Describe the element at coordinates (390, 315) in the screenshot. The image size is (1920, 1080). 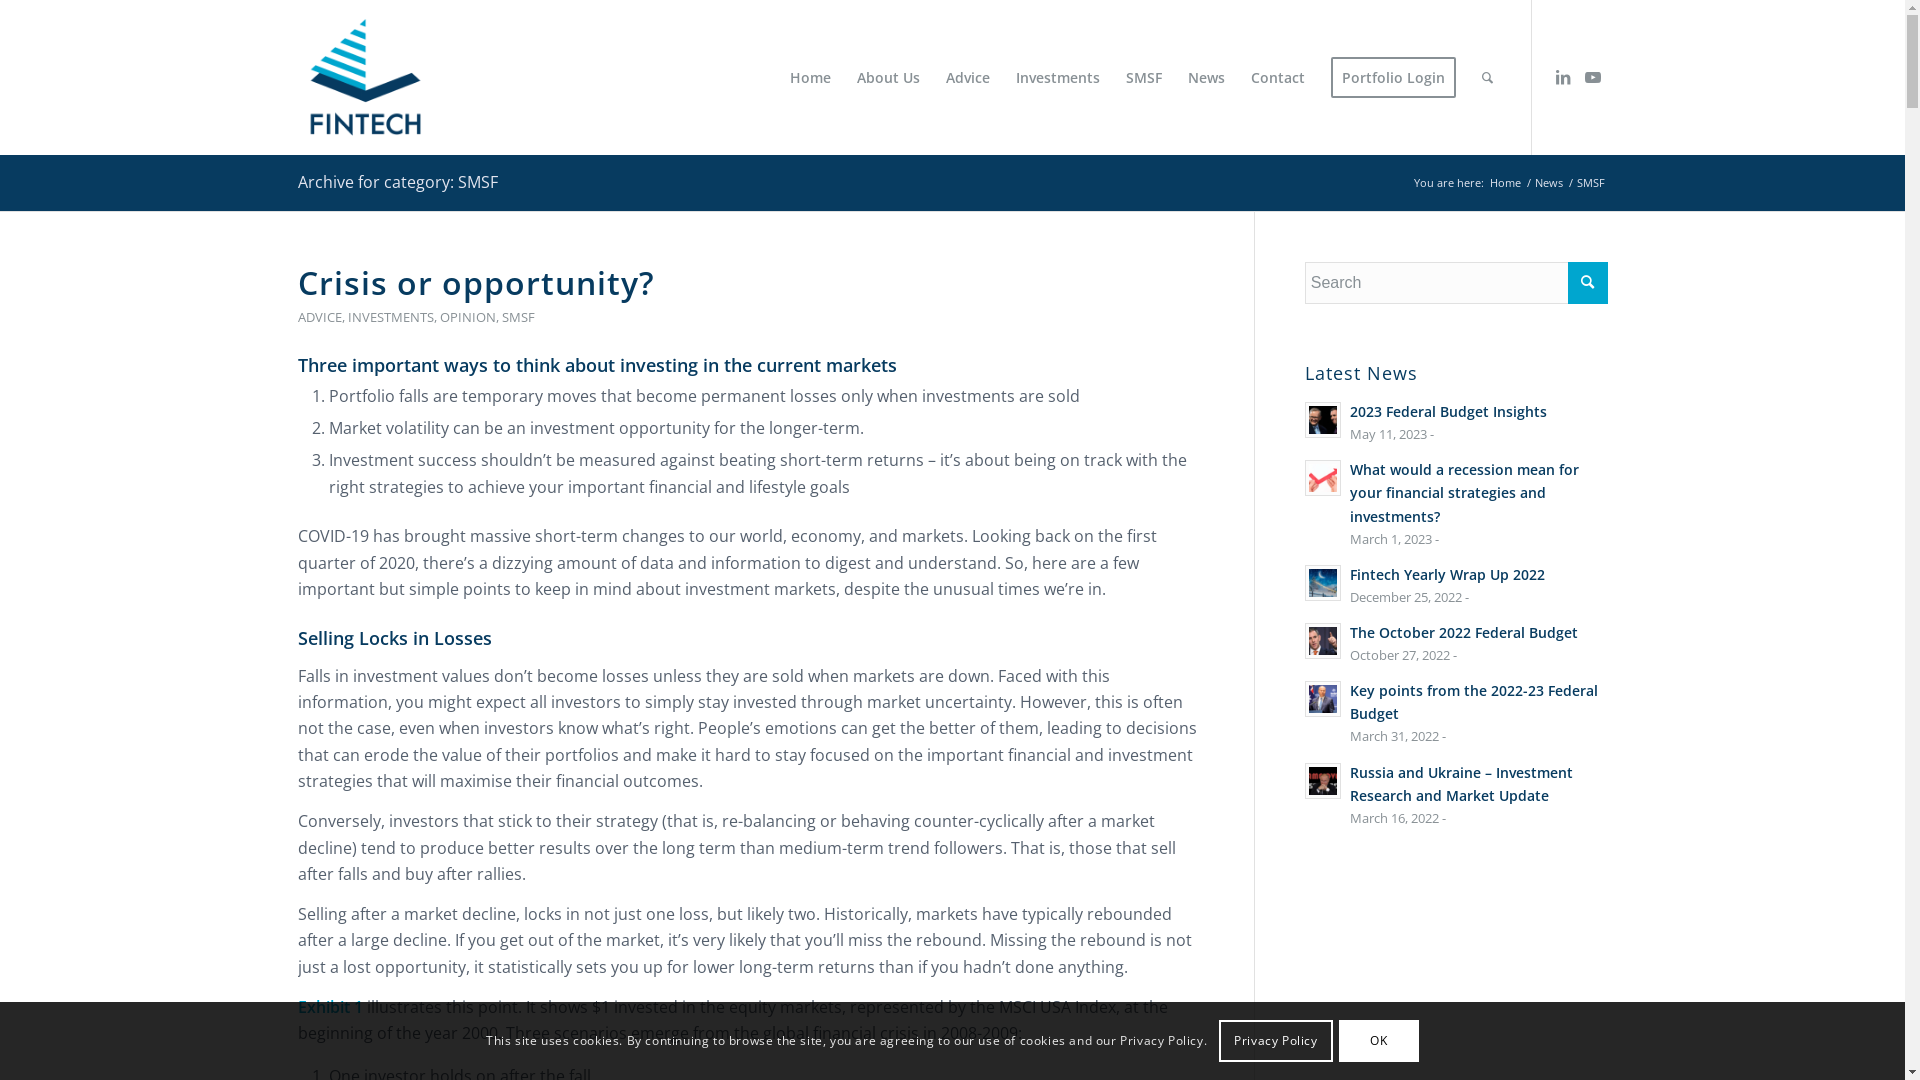
I see `'INVESTMENTS'` at that location.